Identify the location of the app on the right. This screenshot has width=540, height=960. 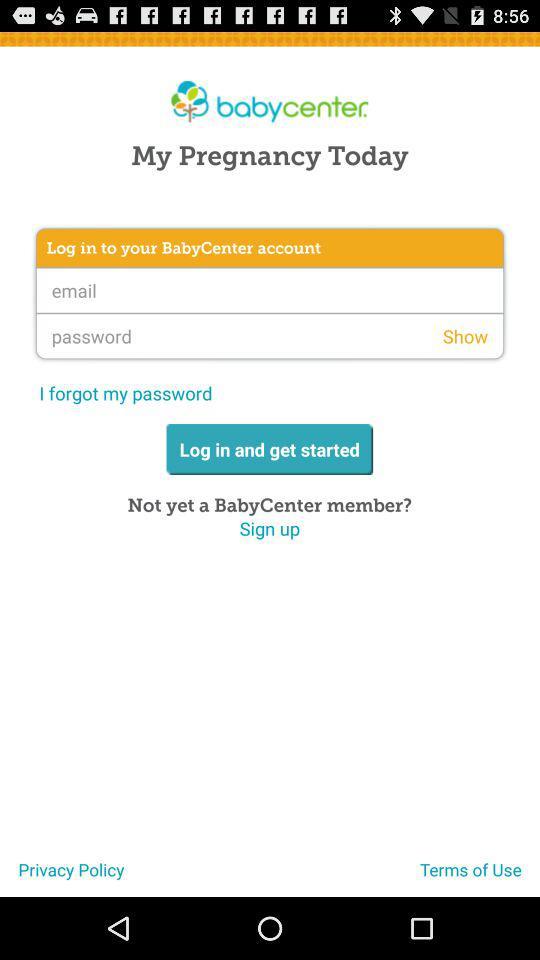
(465, 336).